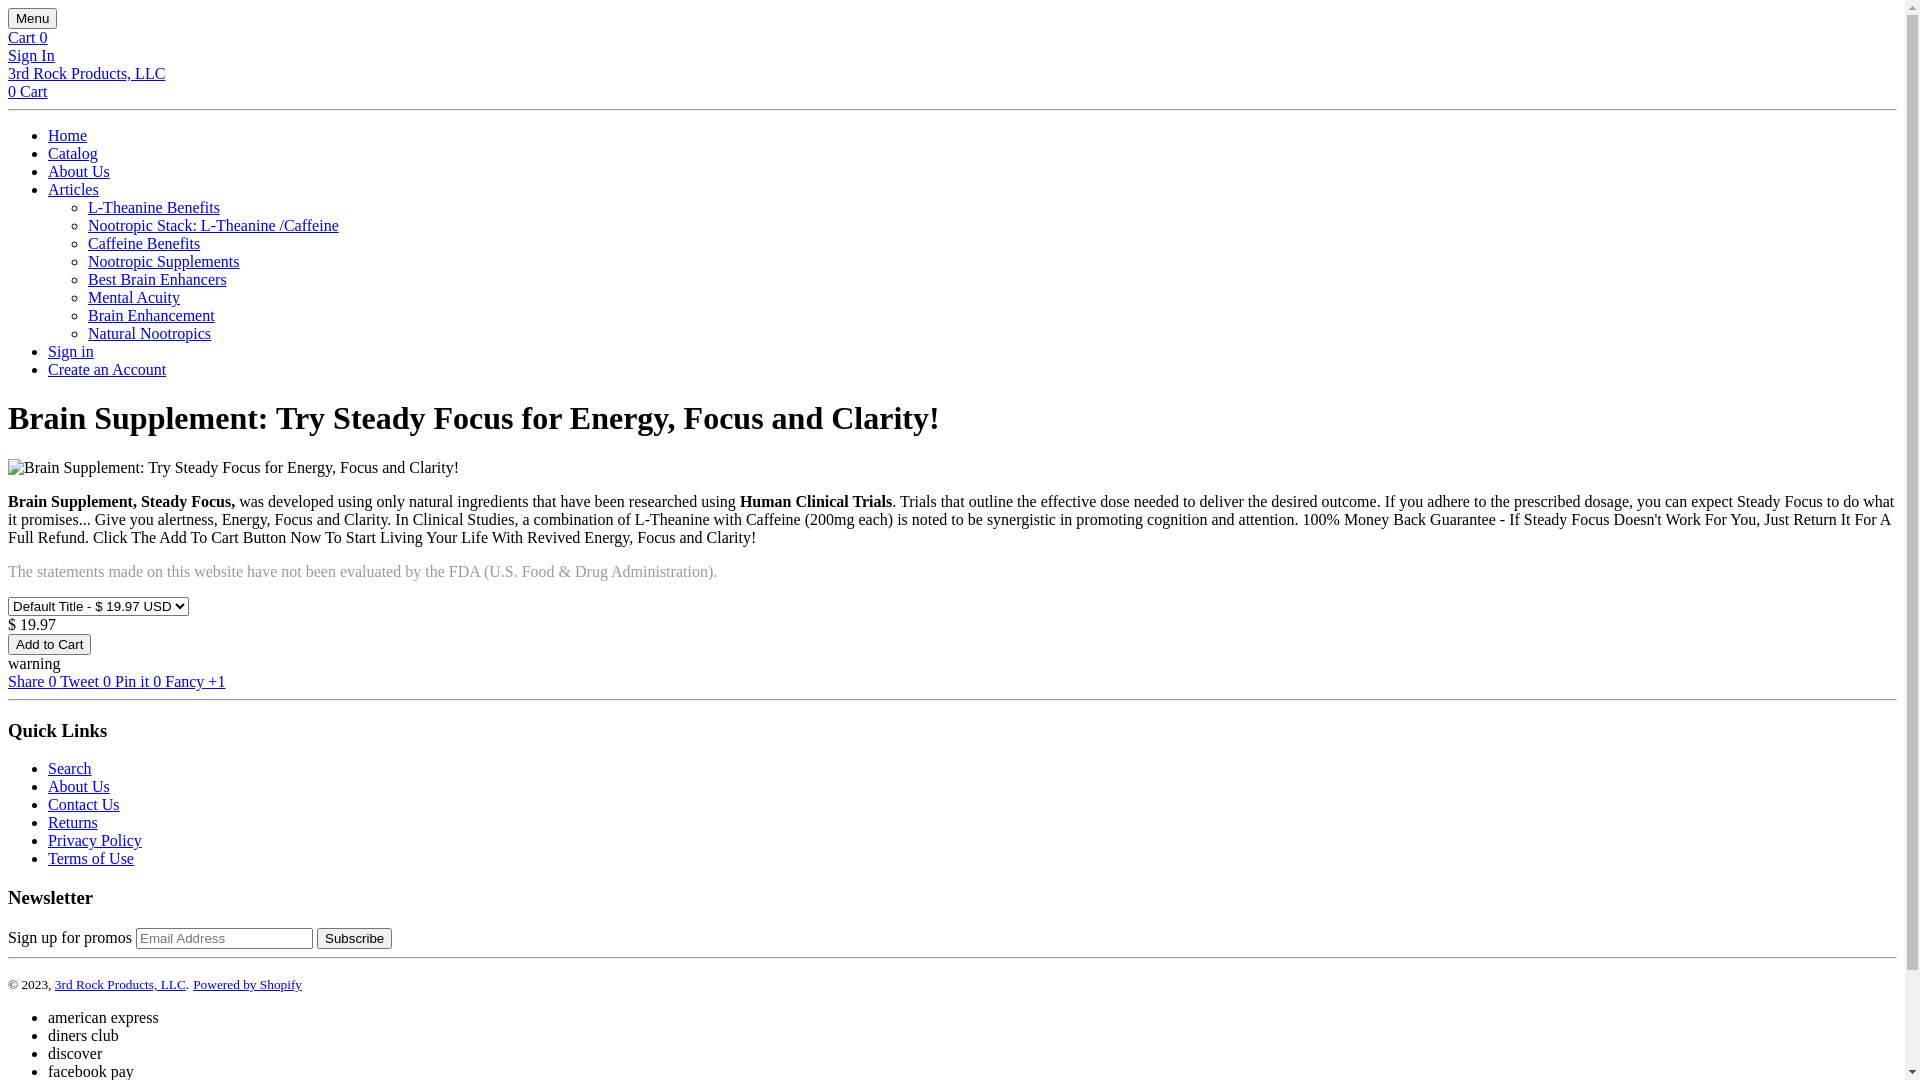 The width and height of the screenshot is (1920, 1080). What do you see at coordinates (213, 225) in the screenshot?
I see `'Nootropic Stack: L-Theanine /Caffeine'` at bounding box center [213, 225].